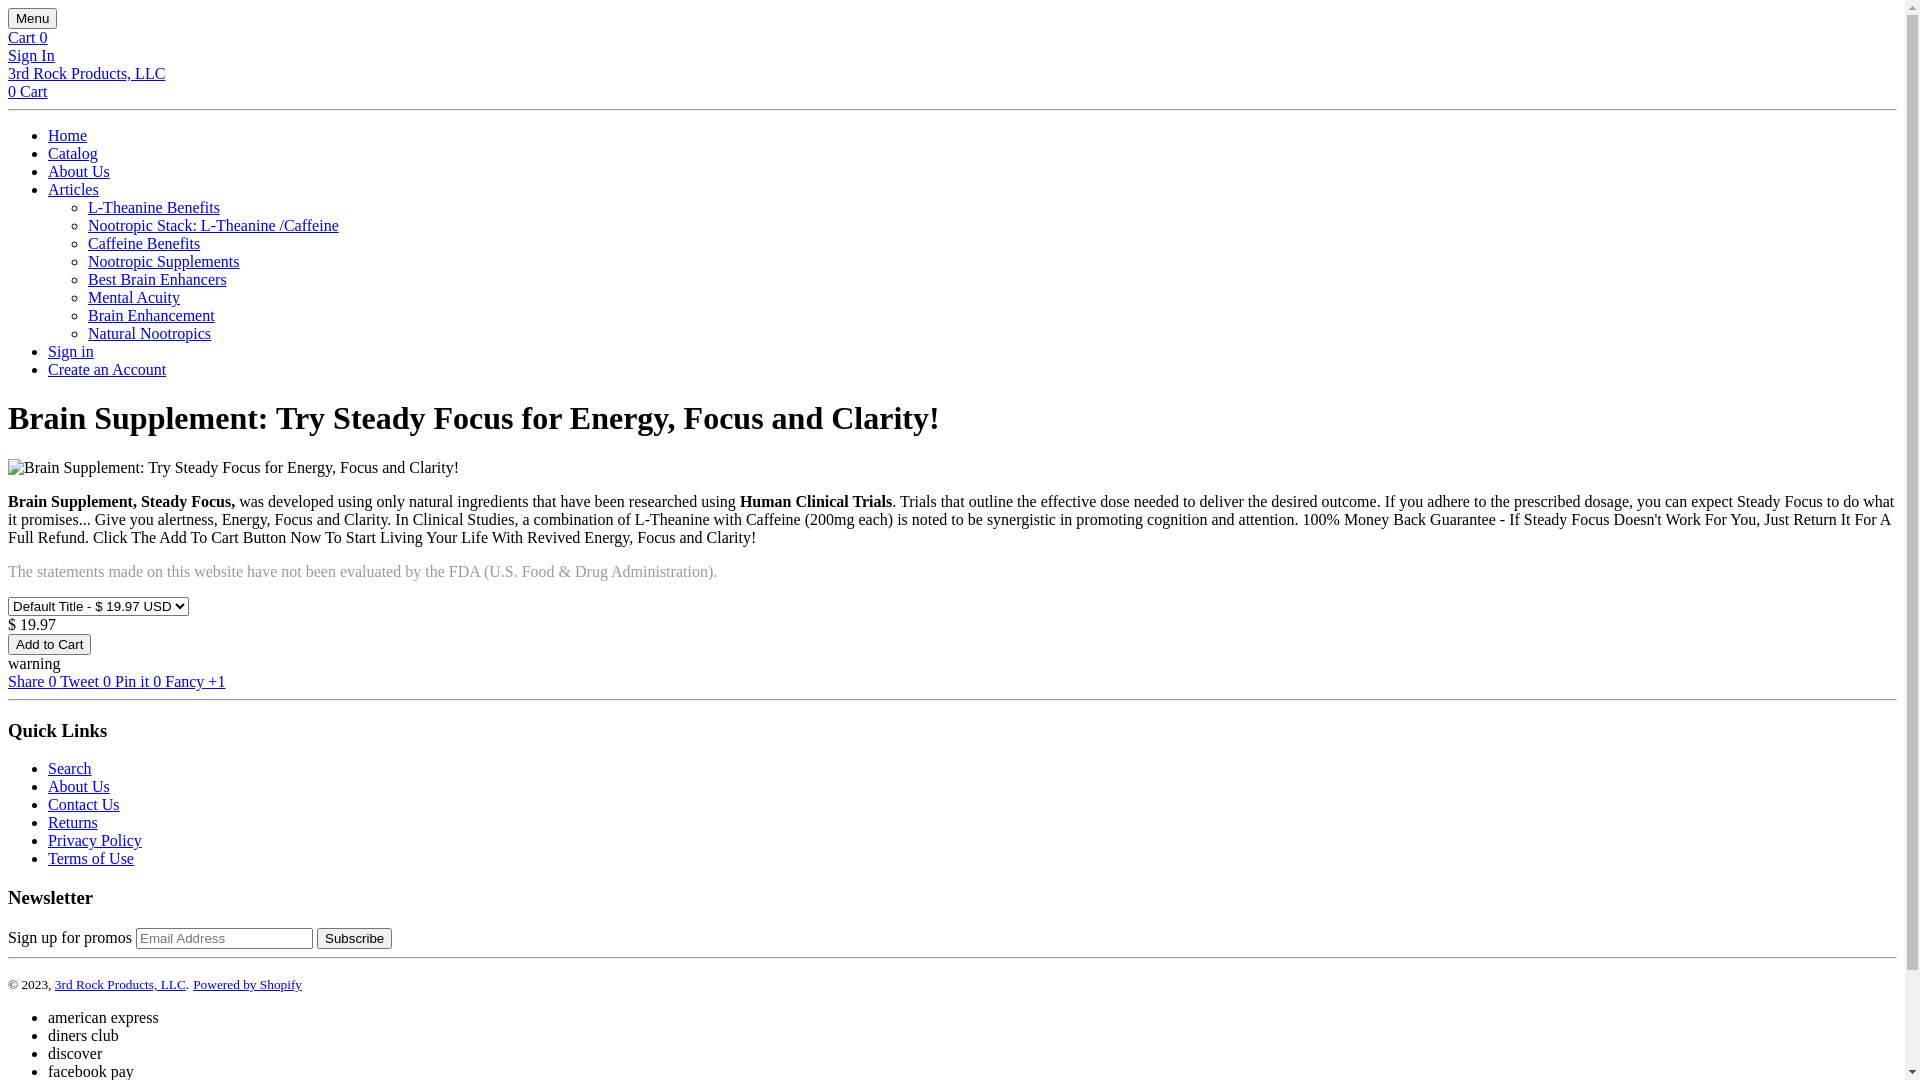 The width and height of the screenshot is (1920, 1080). What do you see at coordinates (213, 225) in the screenshot?
I see `'Nootropic Stack: L-Theanine /Caffeine'` at bounding box center [213, 225].